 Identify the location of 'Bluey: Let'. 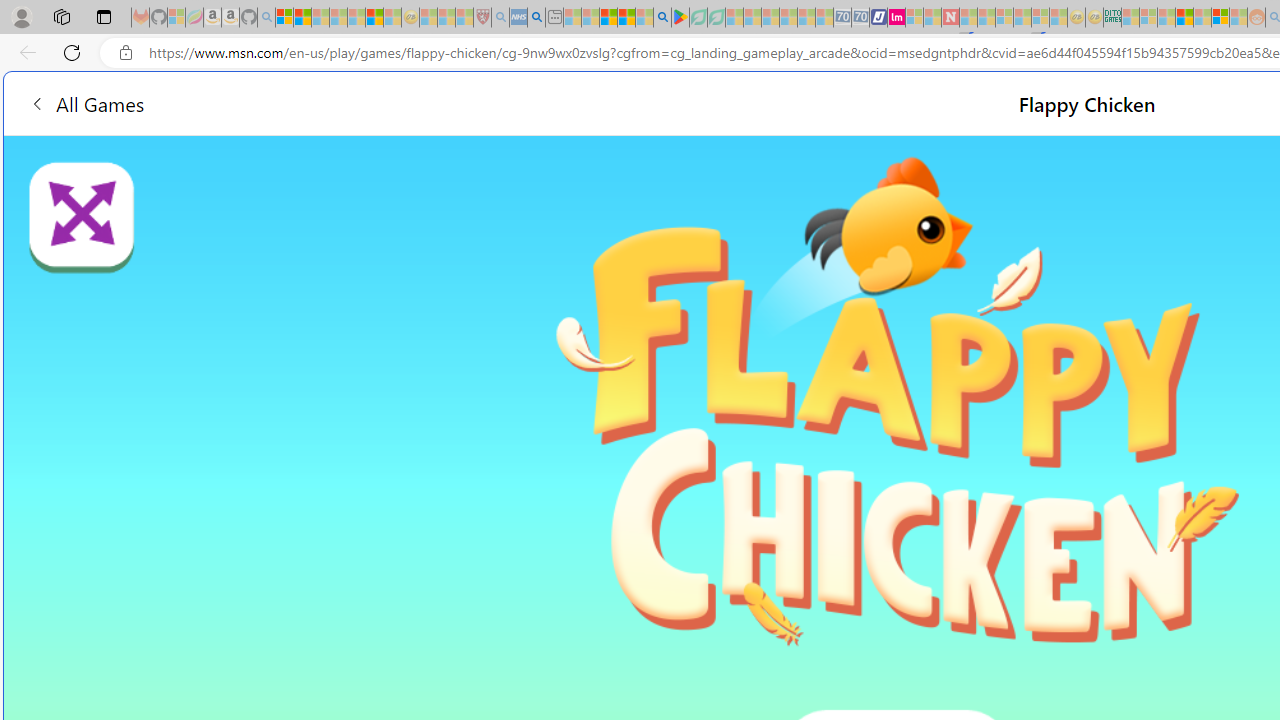
(680, 17).